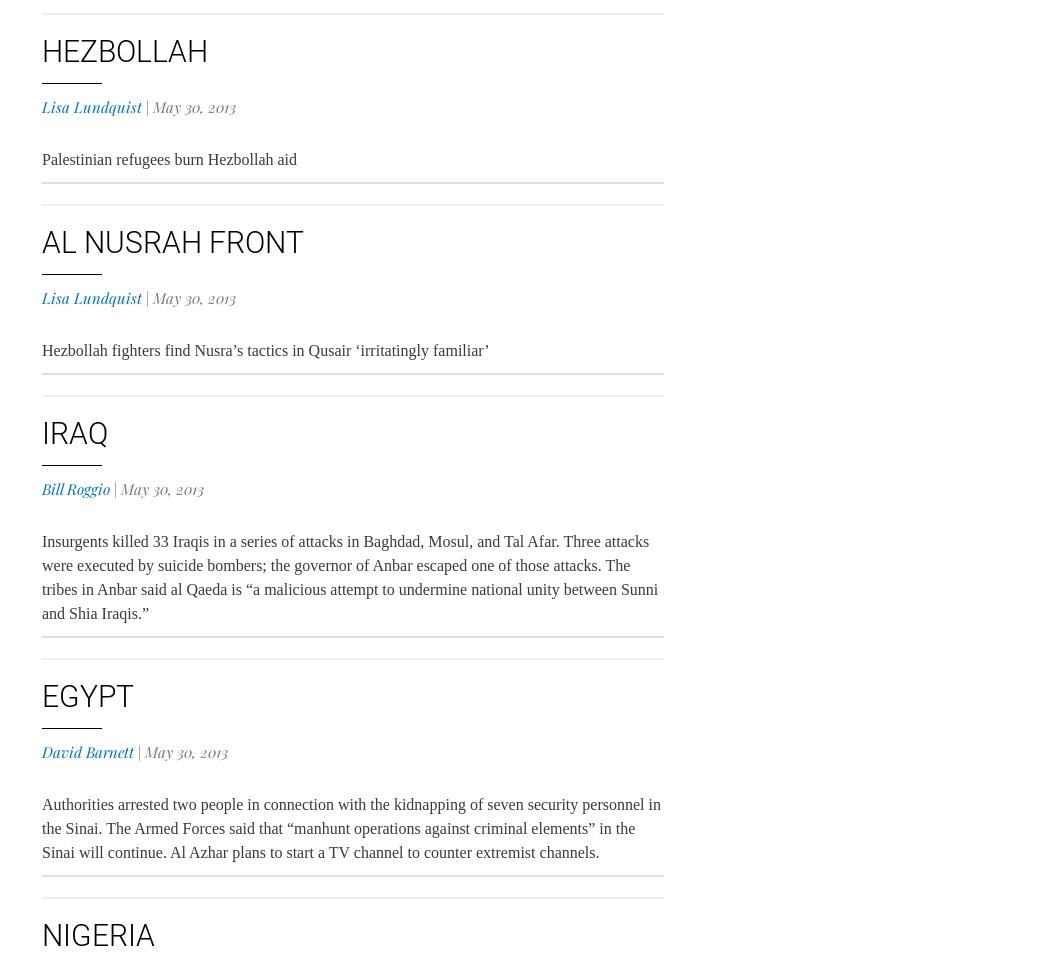 This screenshot has width=1039, height=957. Describe the element at coordinates (74, 432) in the screenshot. I see `'Iraq'` at that location.